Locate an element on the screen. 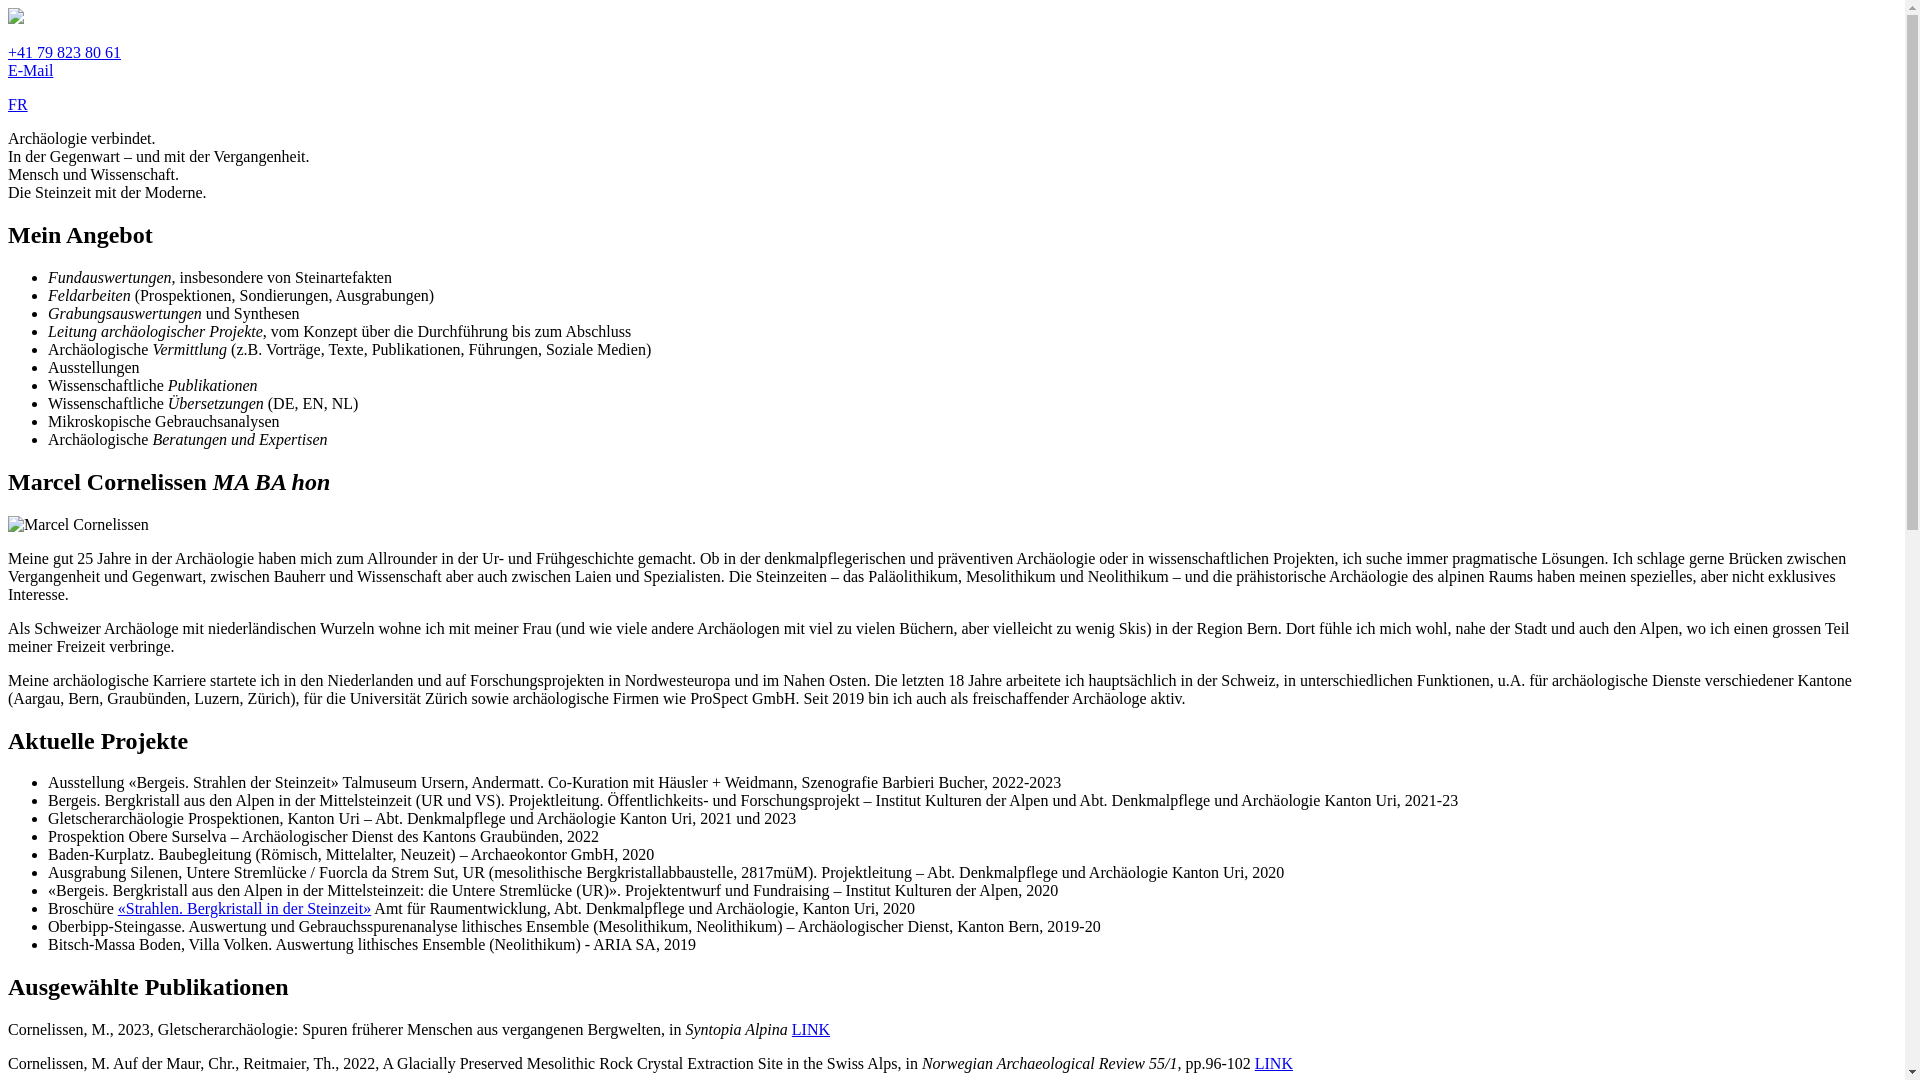 This screenshot has height=1080, width=1920. 'LINK' is located at coordinates (1253, 1062).